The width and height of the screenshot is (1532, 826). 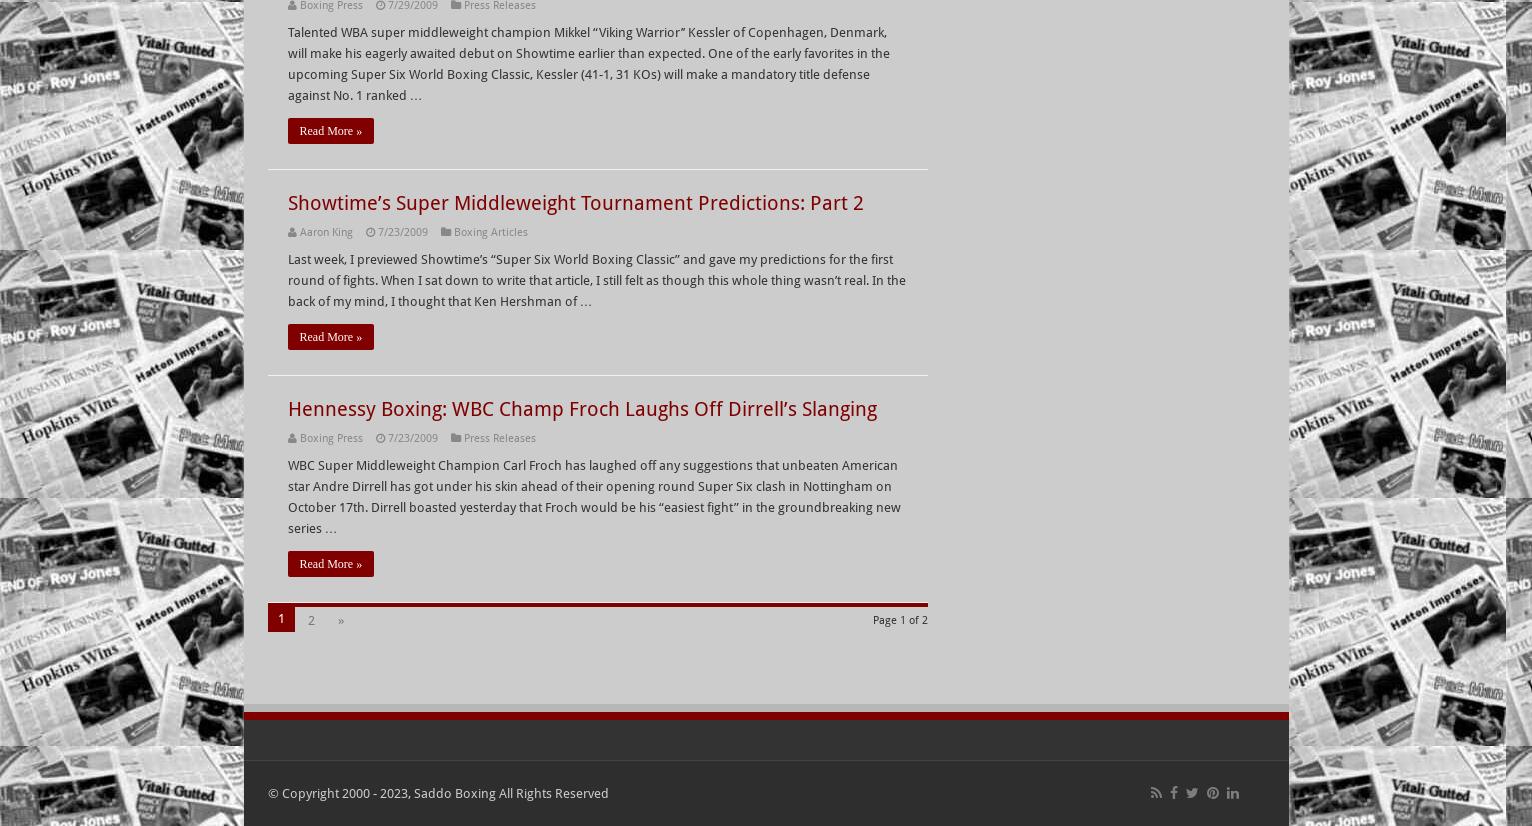 I want to click on 'WBC Super Middleweight Champion Carl Froch has laughed off any suggestions that unbeaten American star Andre Dirrell has got under his skin ahead of their opening round Super Six clash in Nottingham on October 17th. Dirrell boasted yesterday that Froch would be his “easiest fight” in the groundbreaking new series …', so click(x=286, y=497).